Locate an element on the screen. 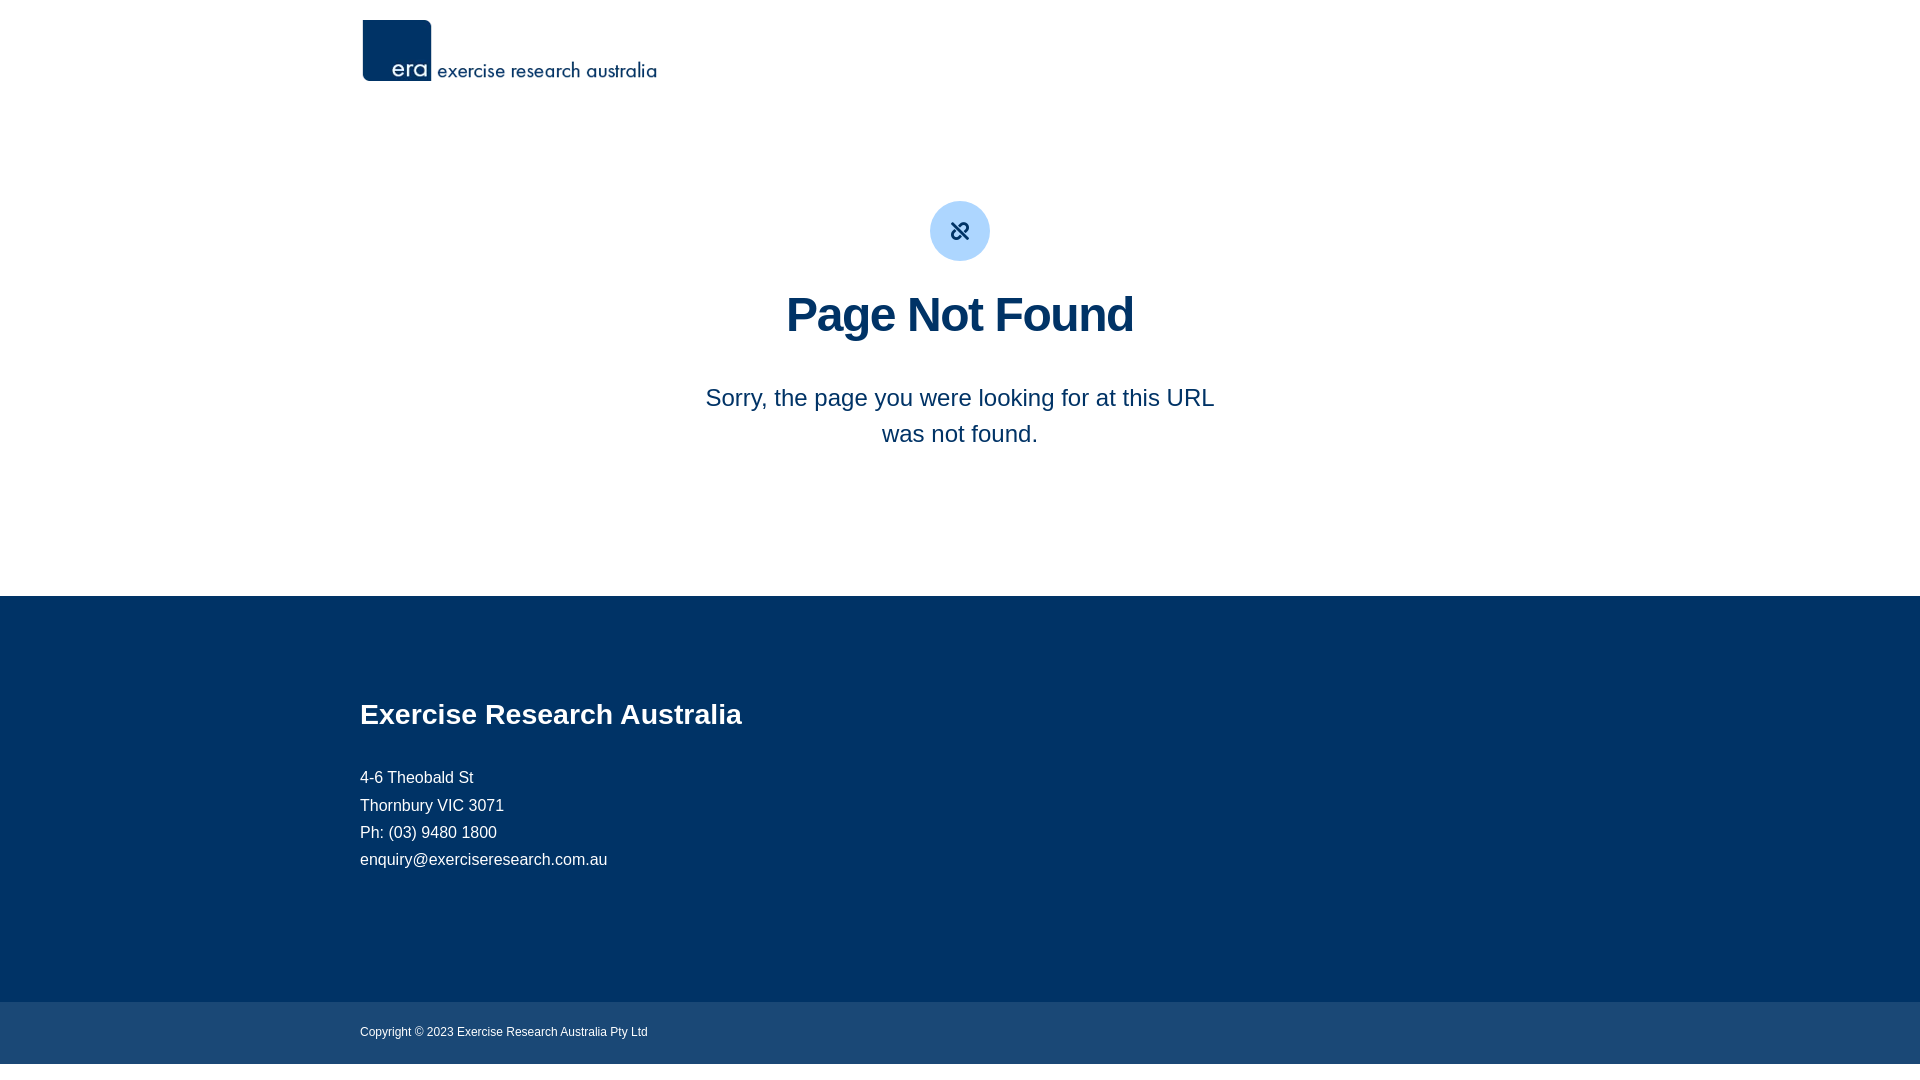 The image size is (1920, 1080). 'enquiry@exerciseresearch.com.au' is located at coordinates (483, 858).